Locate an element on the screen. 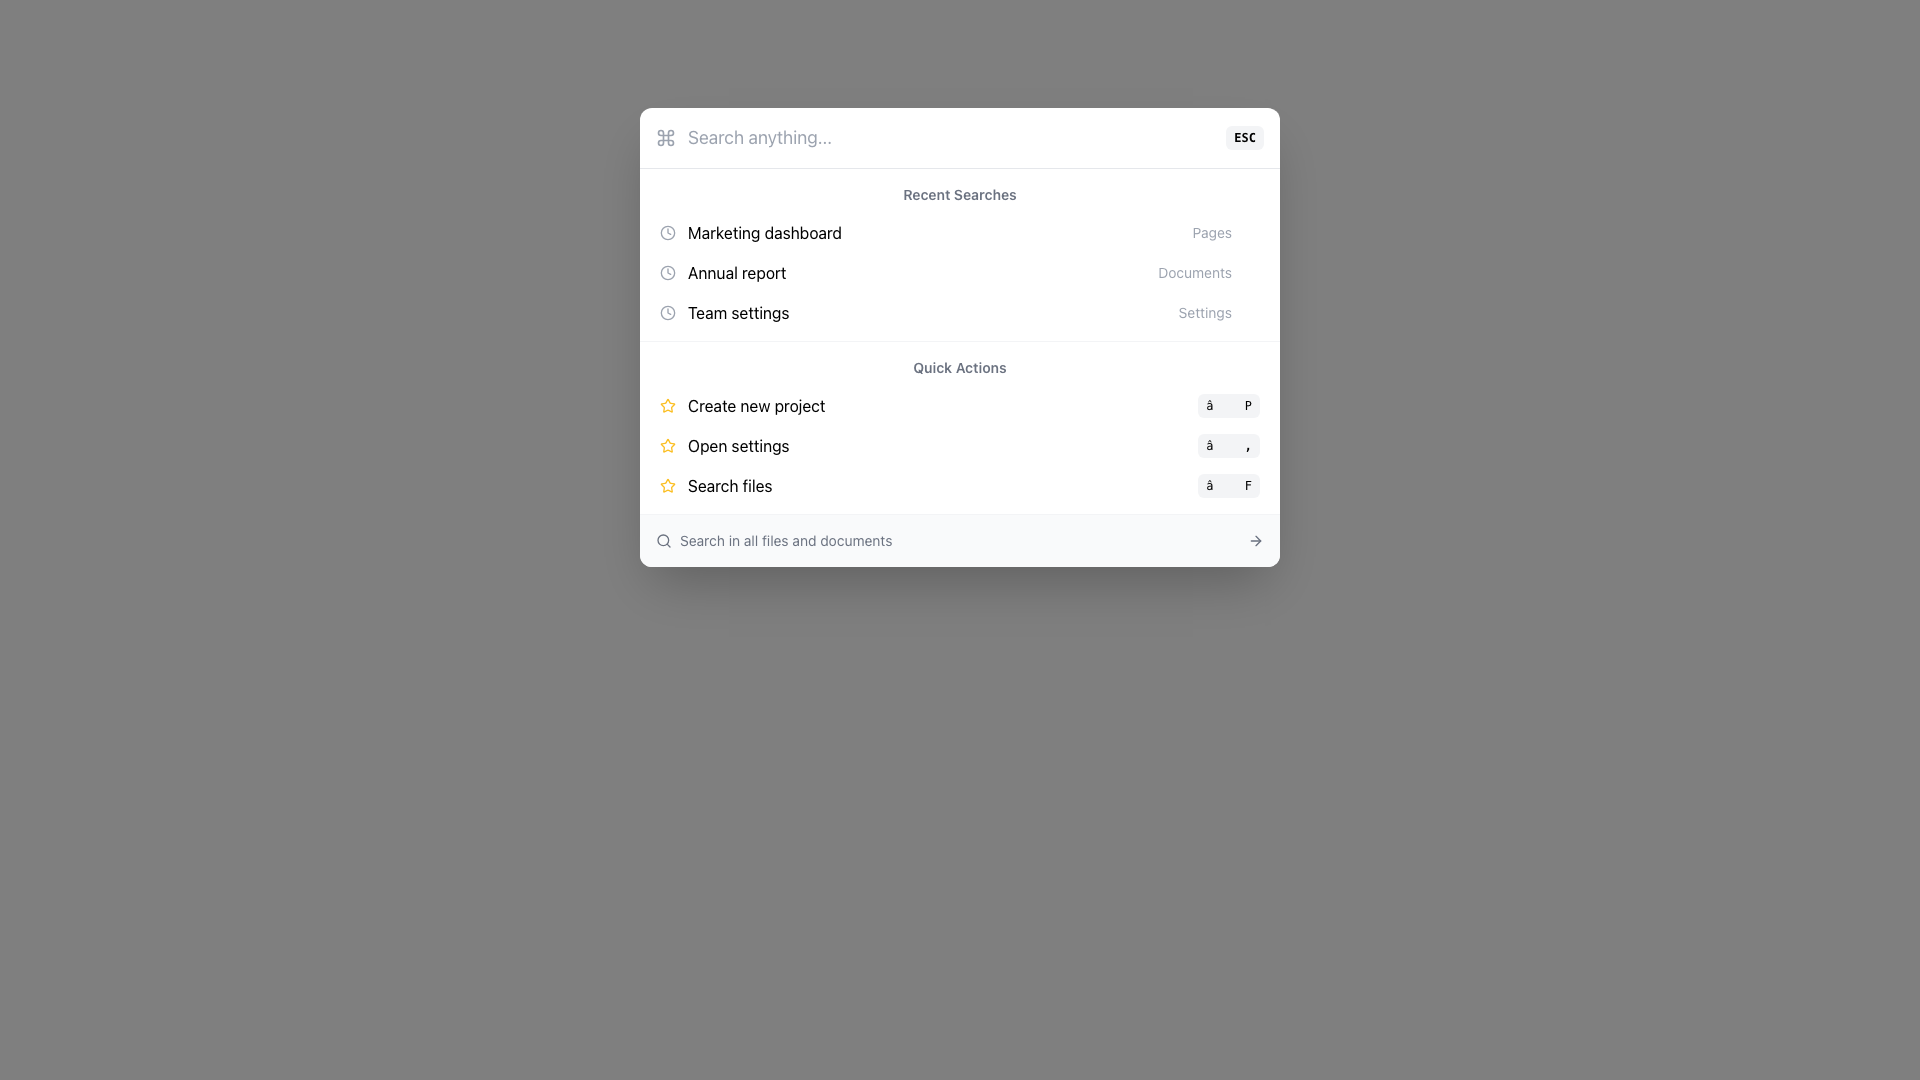 This screenshot has height=1080, width=1920. the search input field located at the bottom of the modal to input search queries using the keyboard is located at coordinates (960, 540).